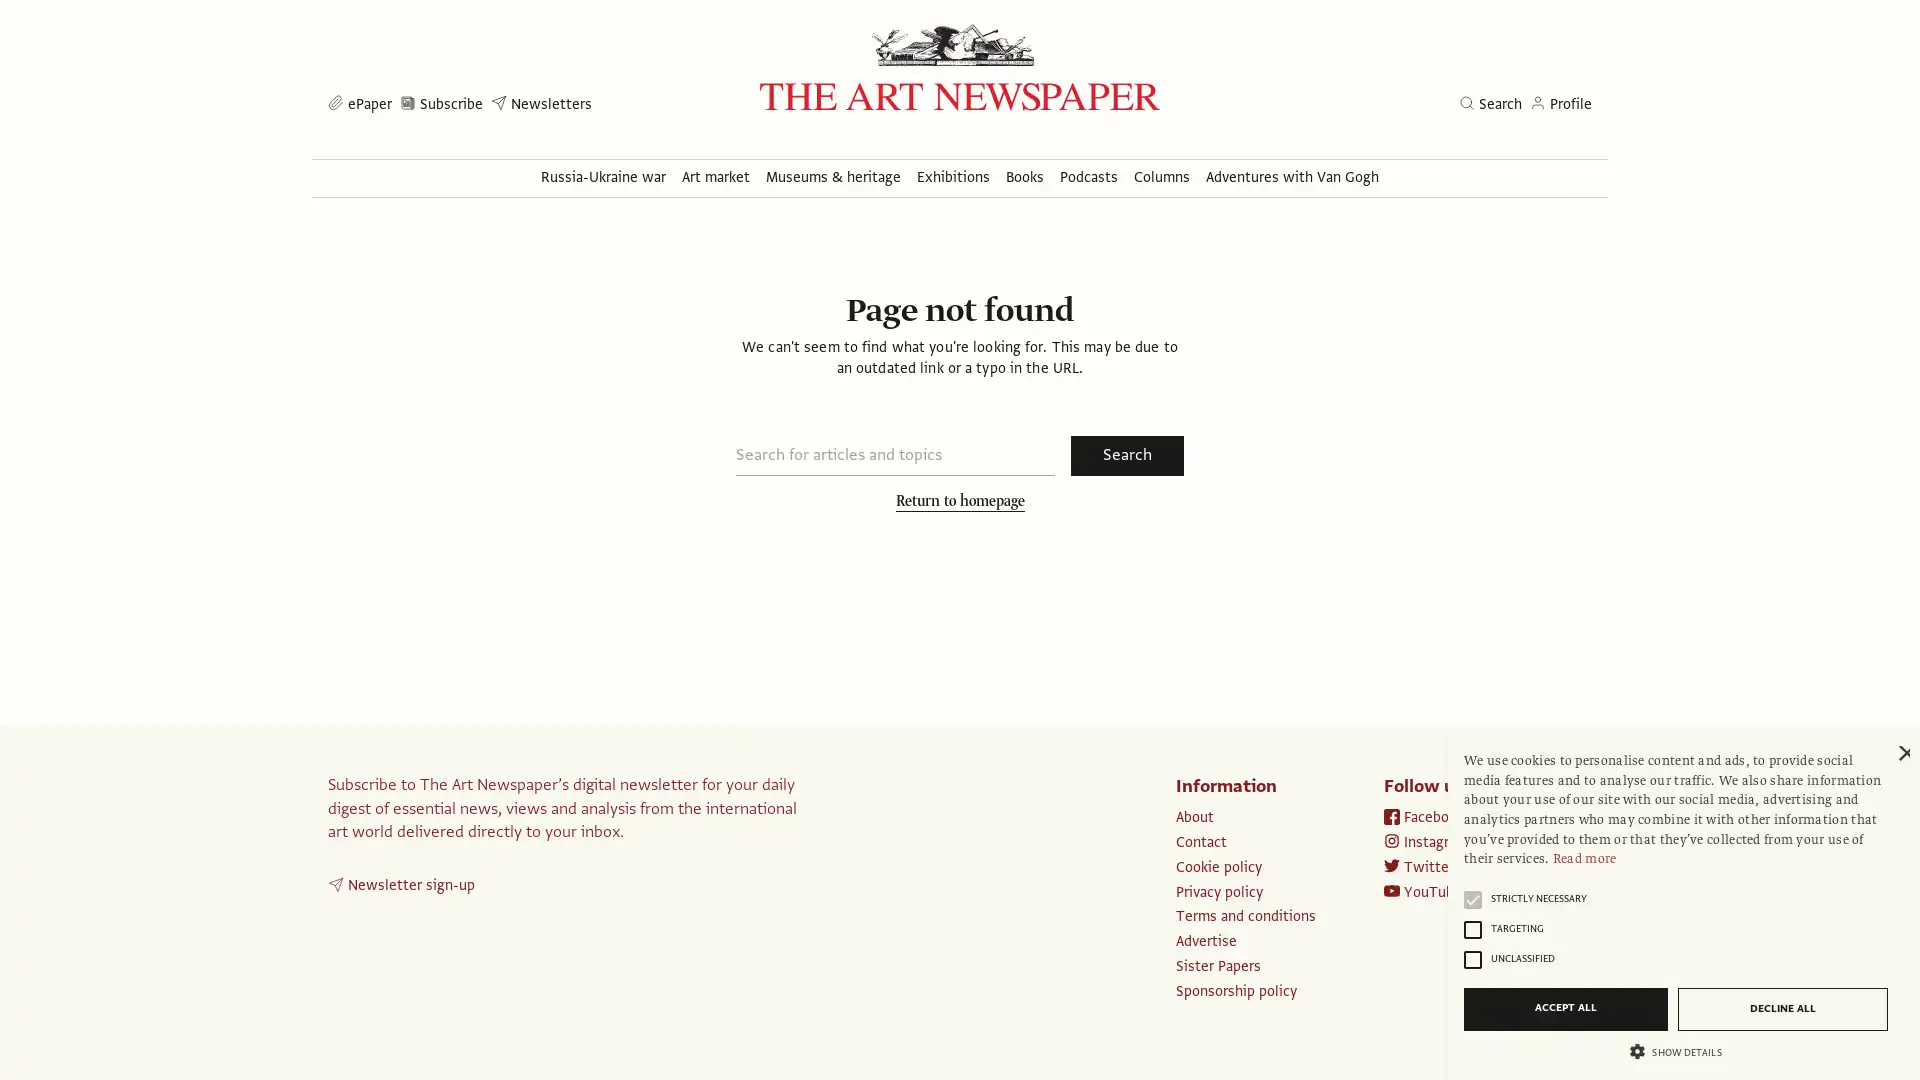 The width and height of the screenshot is (1920, 1080). I want to click on Close, so click(1901, 753).